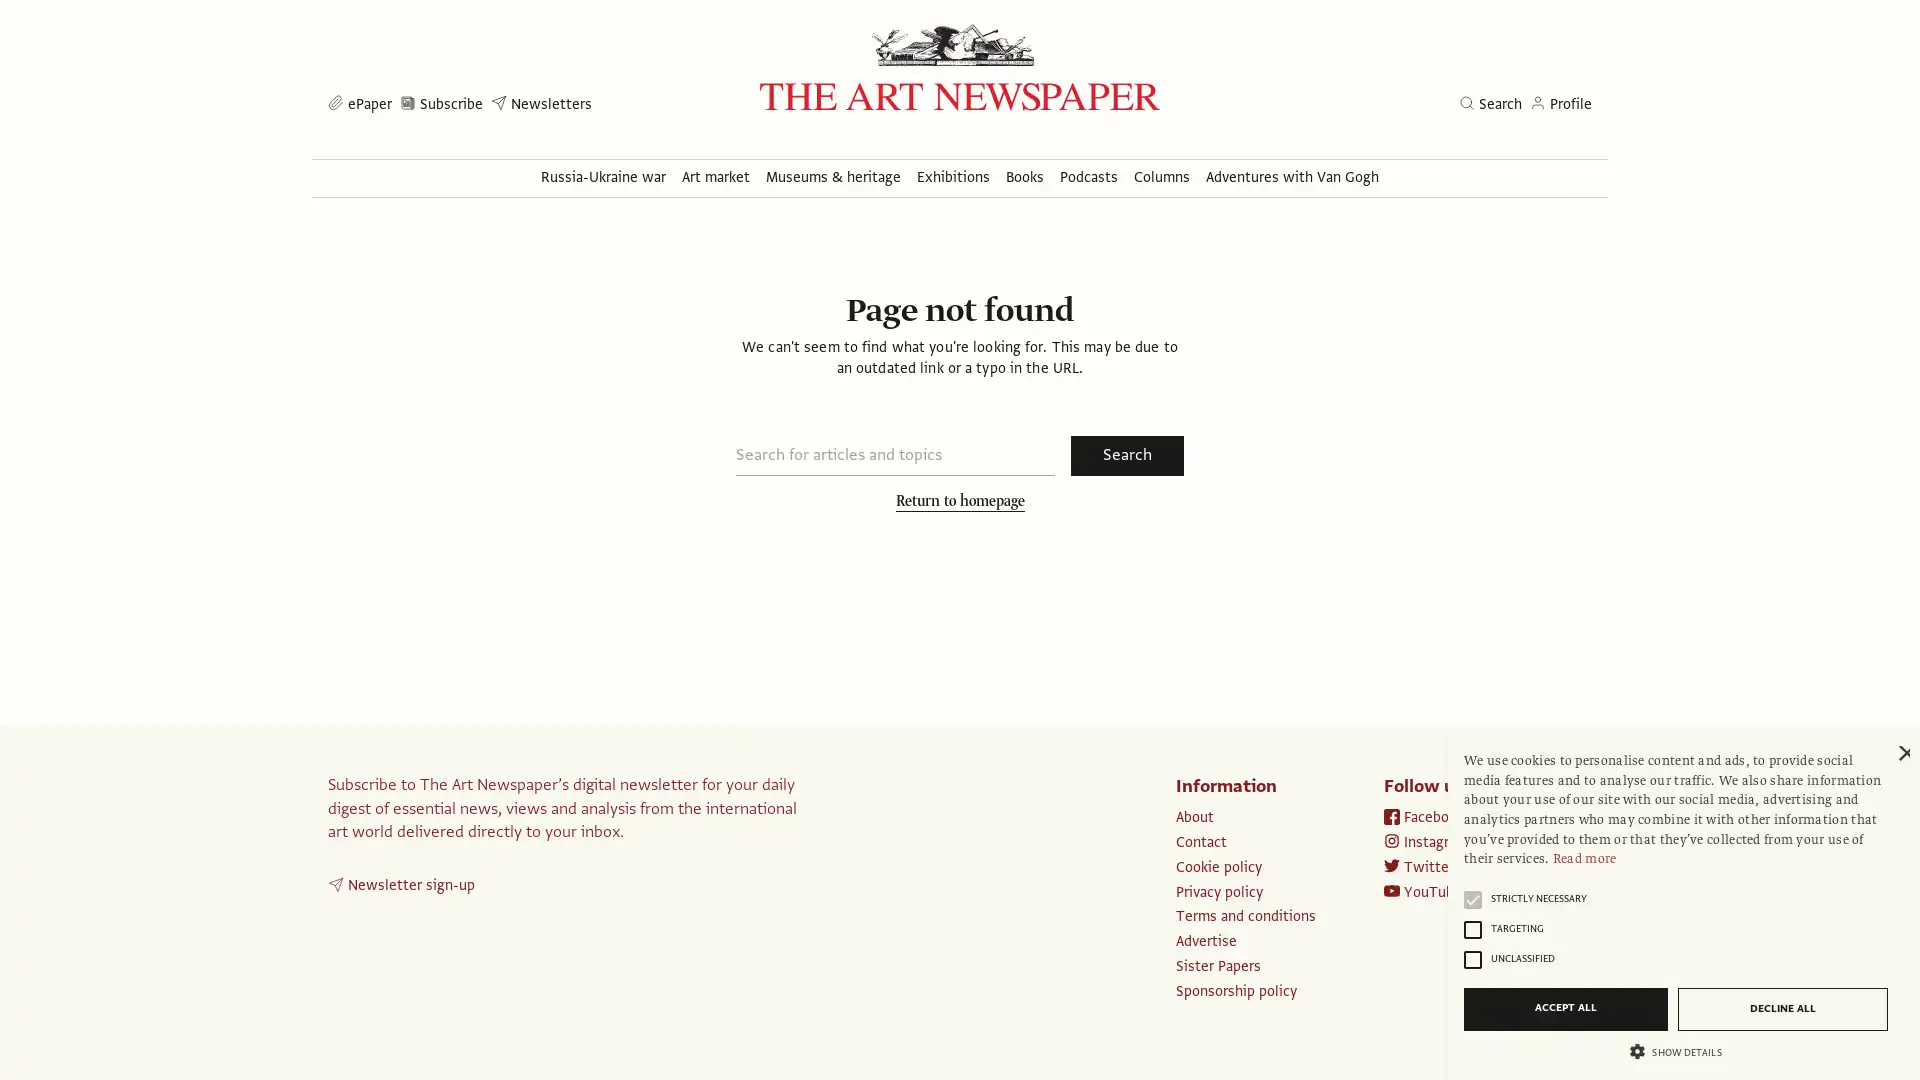 The width and height of the screenshot is (1920, 1080). I want to click on Close, so click(1901, 753).